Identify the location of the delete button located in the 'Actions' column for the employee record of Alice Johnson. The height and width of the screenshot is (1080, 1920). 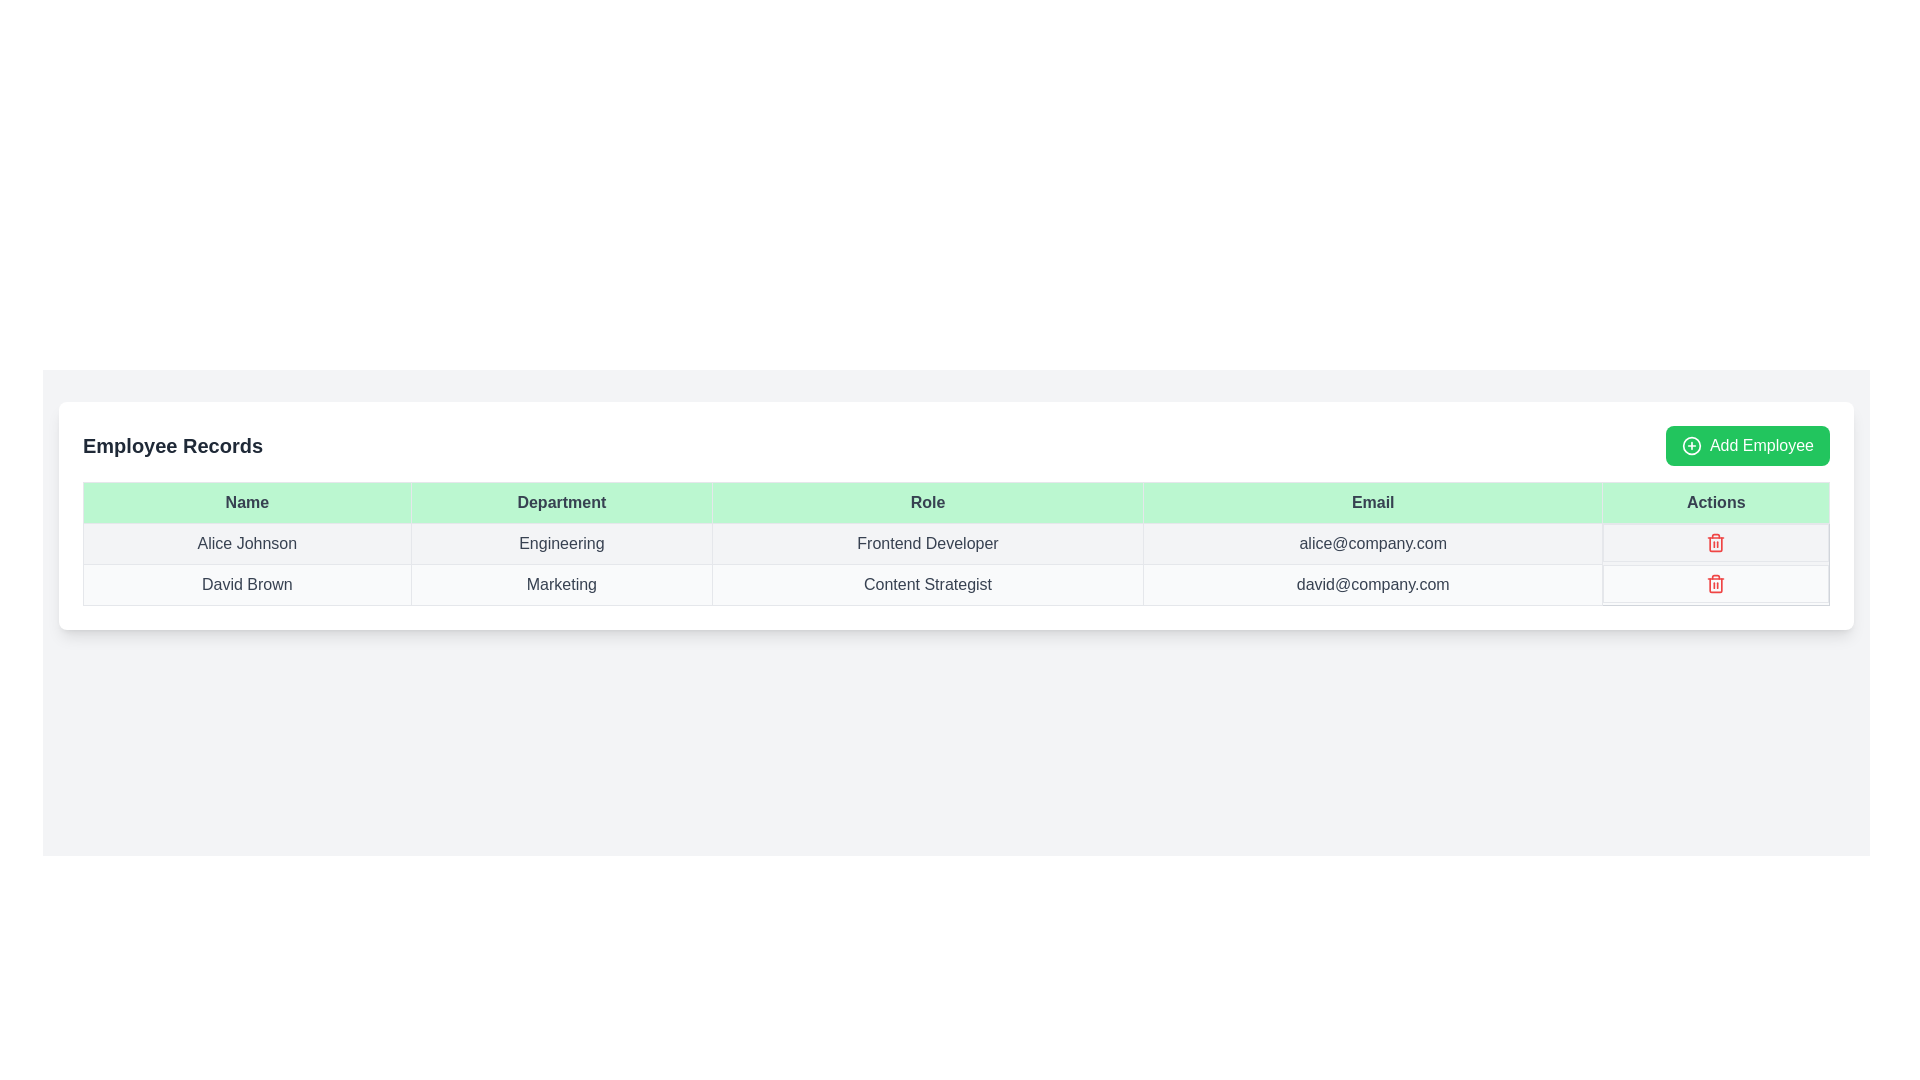
(1715, 543).